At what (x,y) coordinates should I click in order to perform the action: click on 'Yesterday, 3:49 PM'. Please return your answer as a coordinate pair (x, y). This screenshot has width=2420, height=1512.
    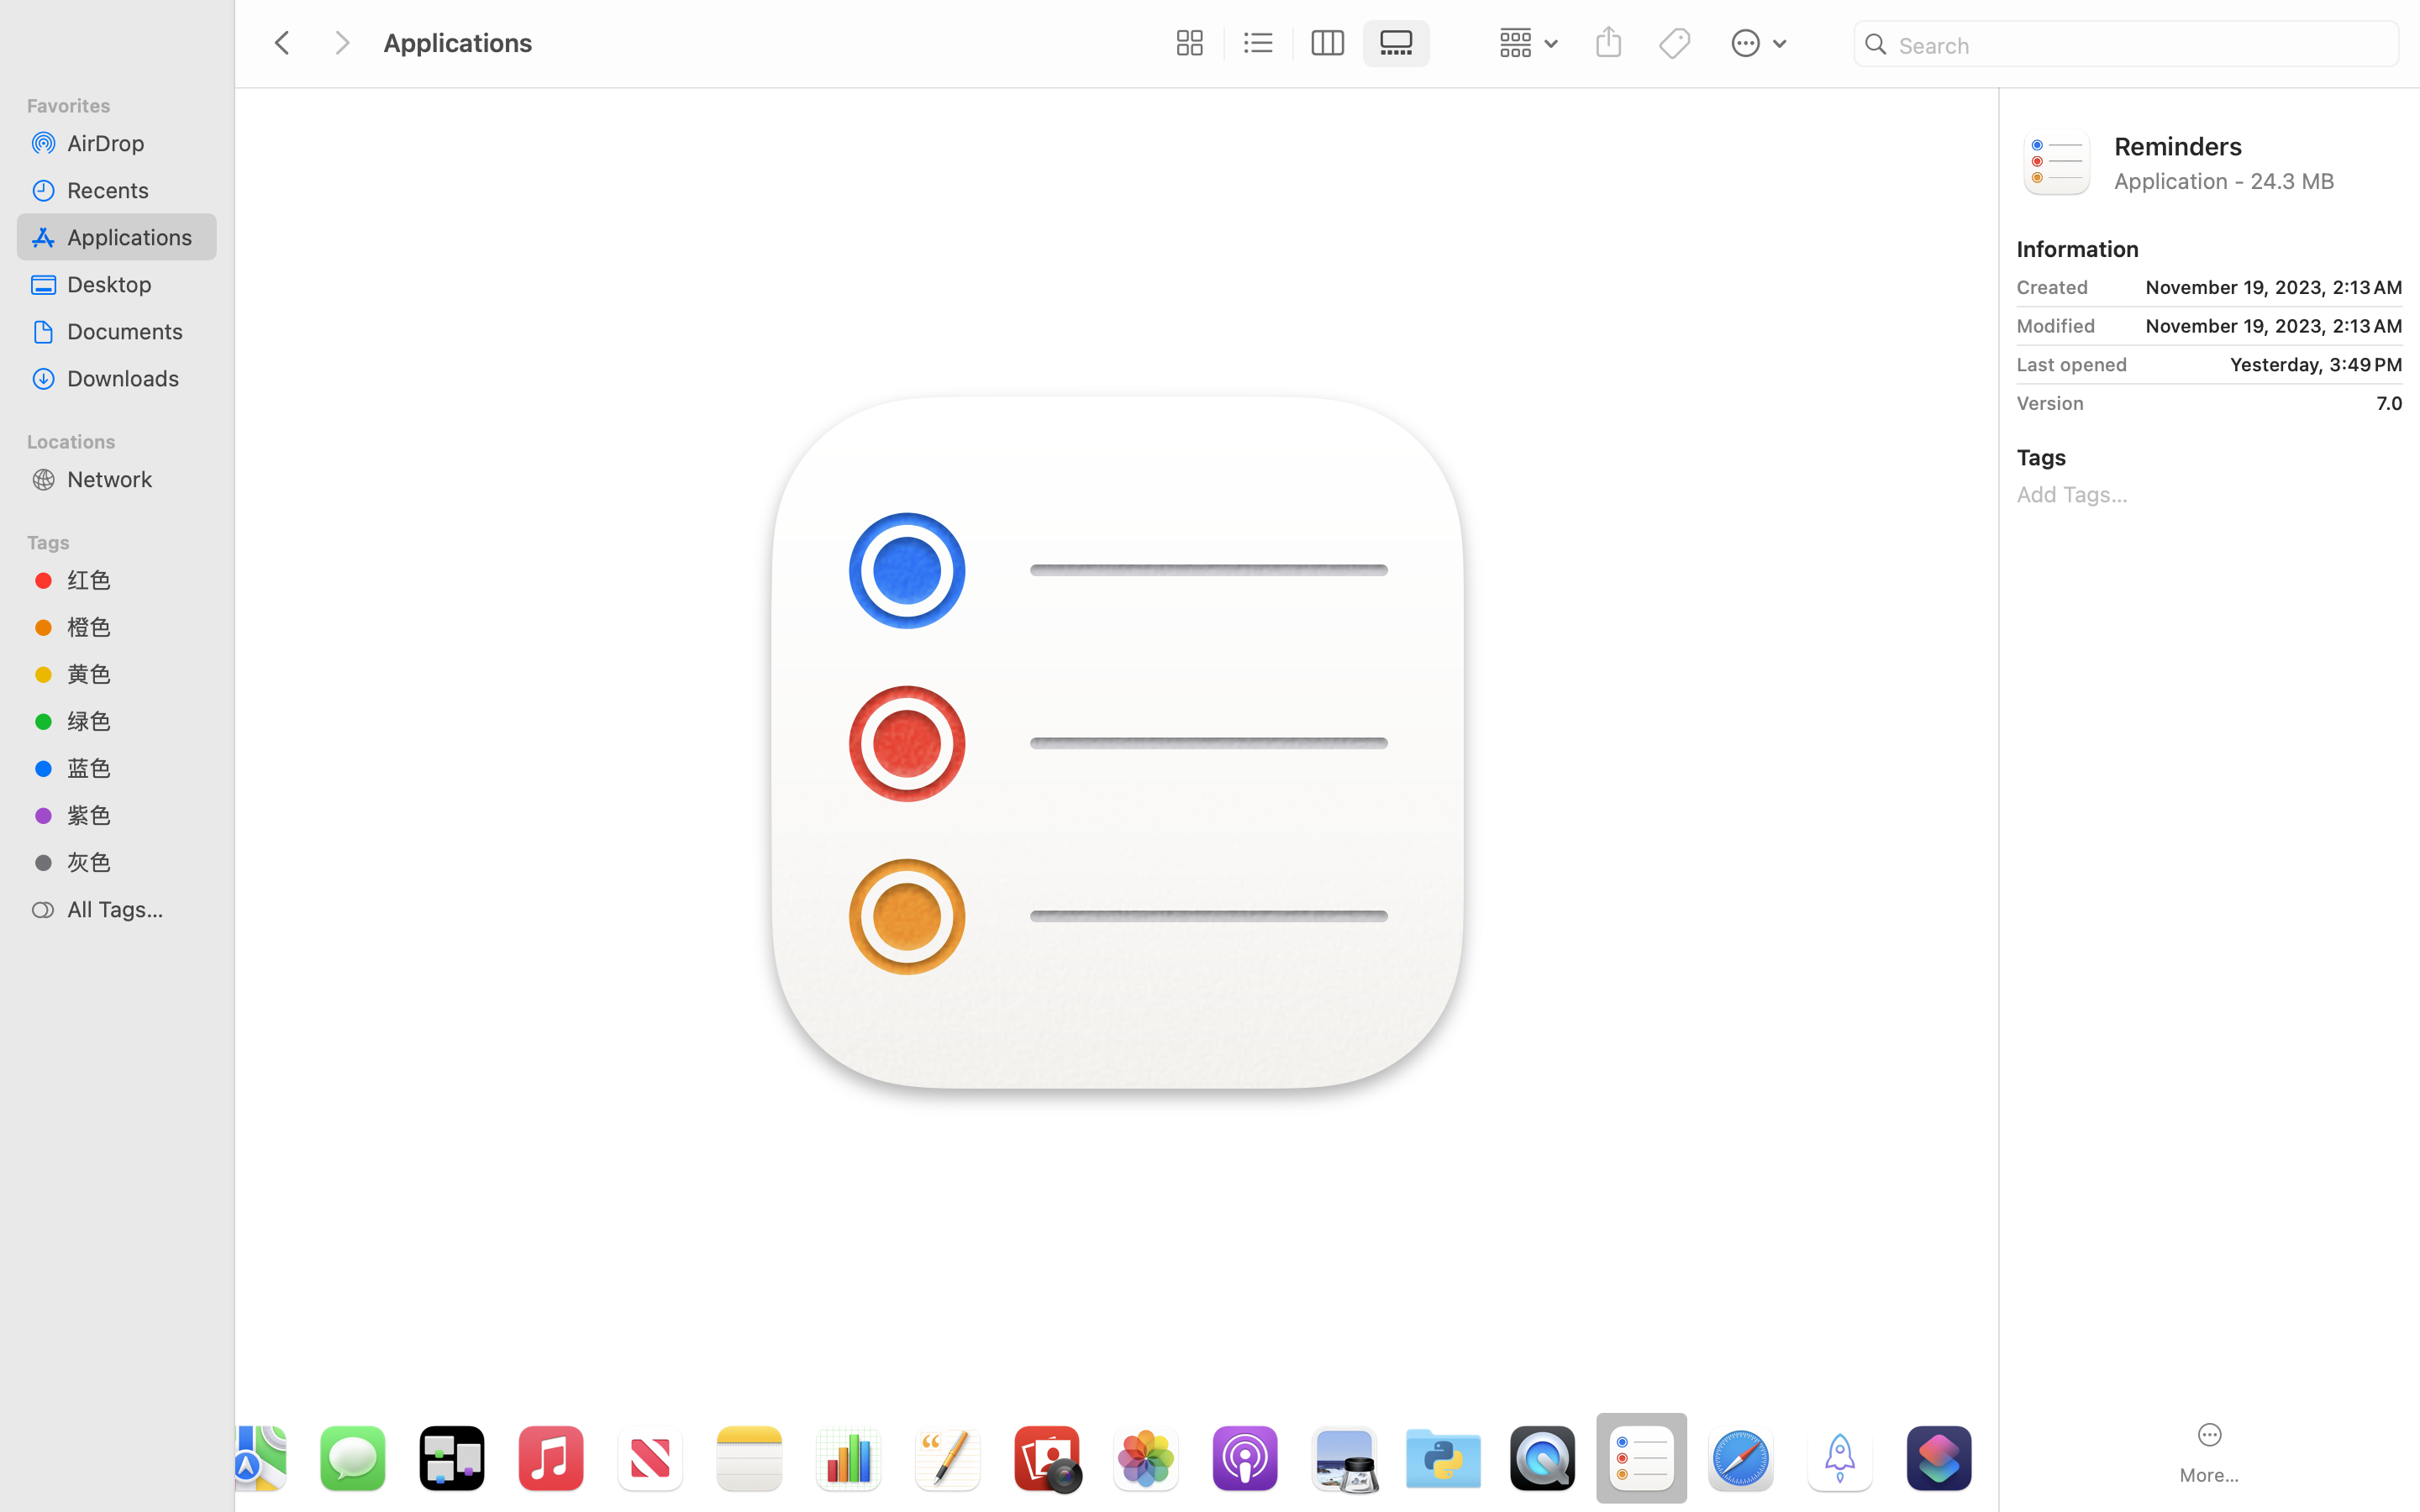
    Looking at the image, I should click on (2270, 364).